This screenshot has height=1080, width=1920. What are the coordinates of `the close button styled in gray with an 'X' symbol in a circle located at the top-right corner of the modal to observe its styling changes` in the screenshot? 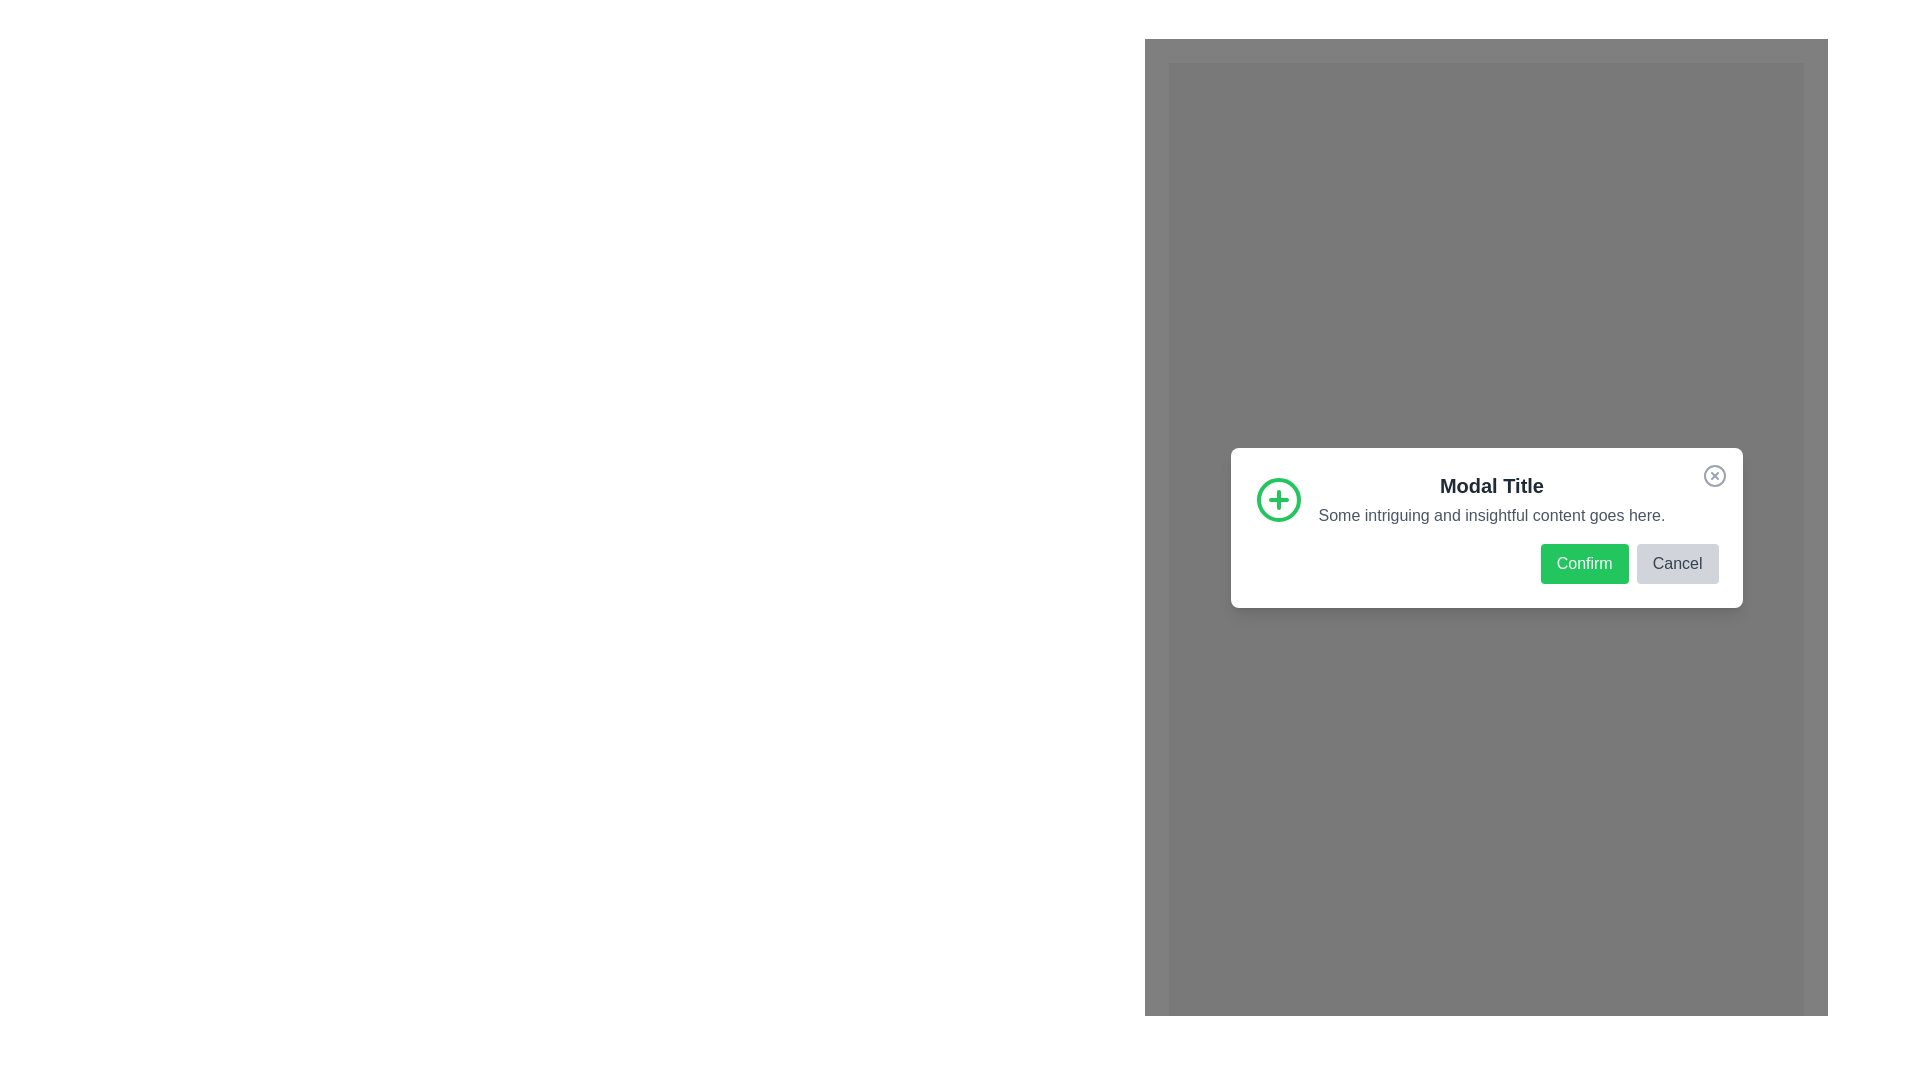 It's located at (1713, 475).